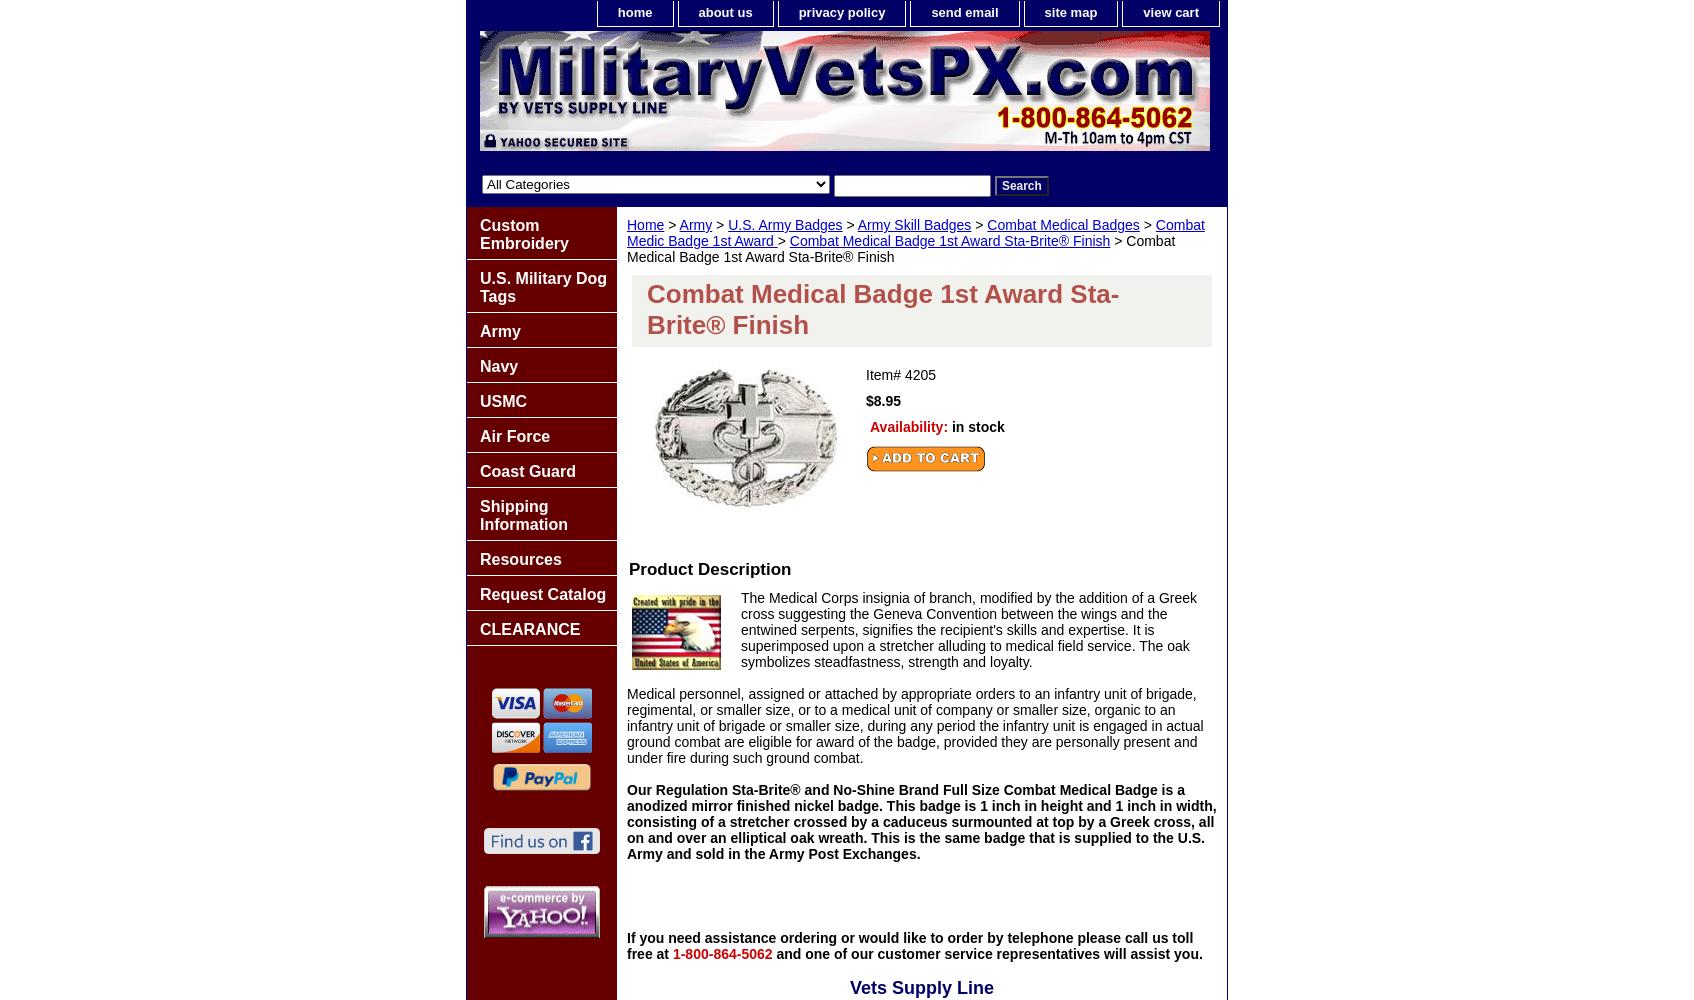  Describe the element at coordinates (783, 224) in the screenshot. I see `'U.S. Army Badges'` at that location.